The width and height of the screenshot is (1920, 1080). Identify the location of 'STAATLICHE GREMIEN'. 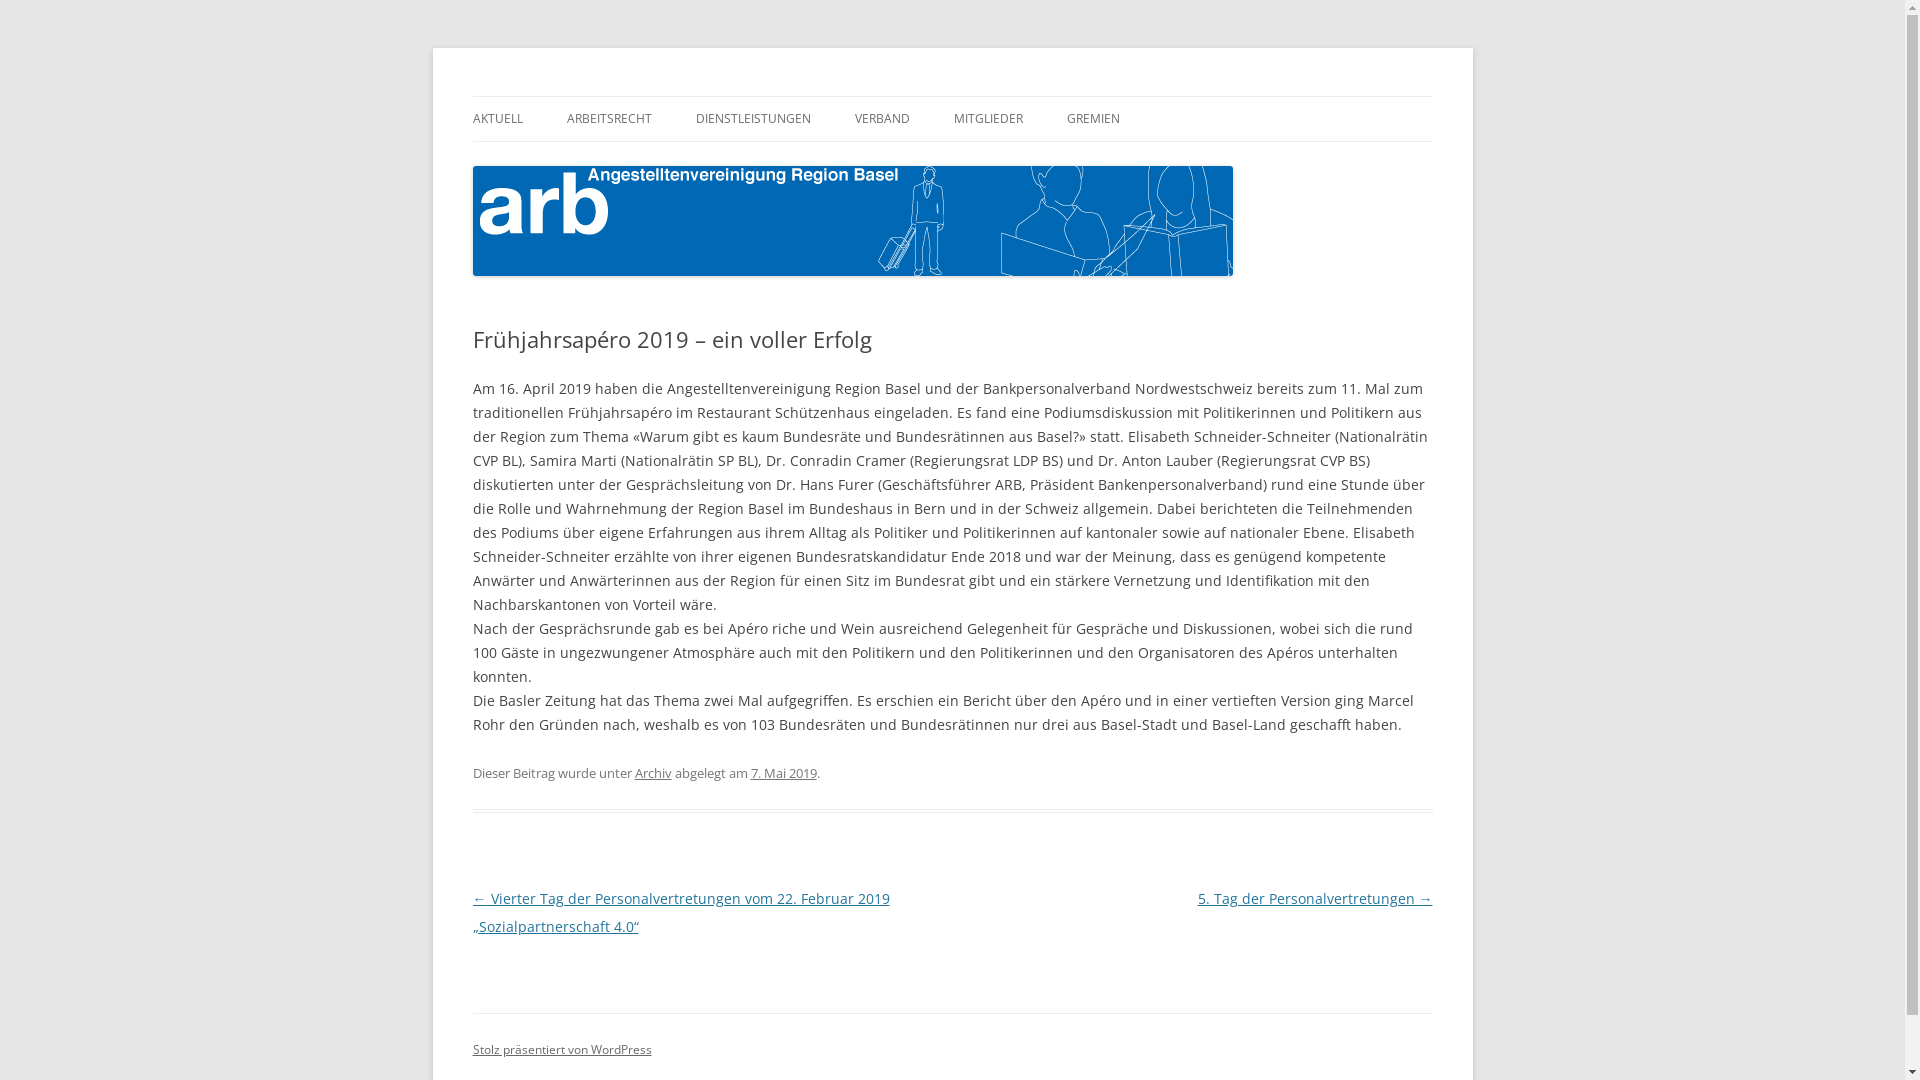
(1166, 160).